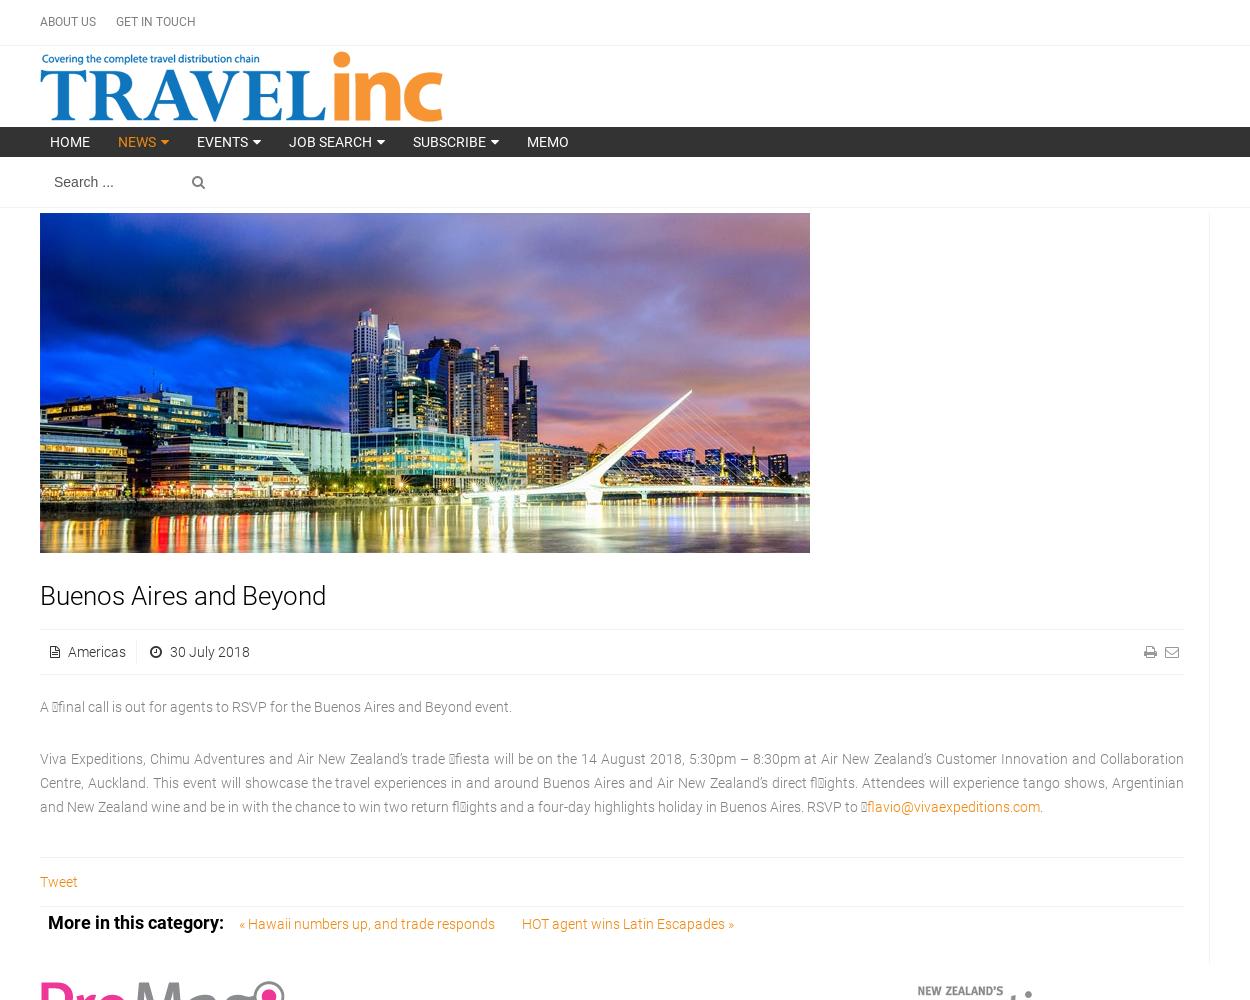  What do you see at coordinates (50, 142) in the screenshot?
I see `'Home'` at bounding box center [50, 142].